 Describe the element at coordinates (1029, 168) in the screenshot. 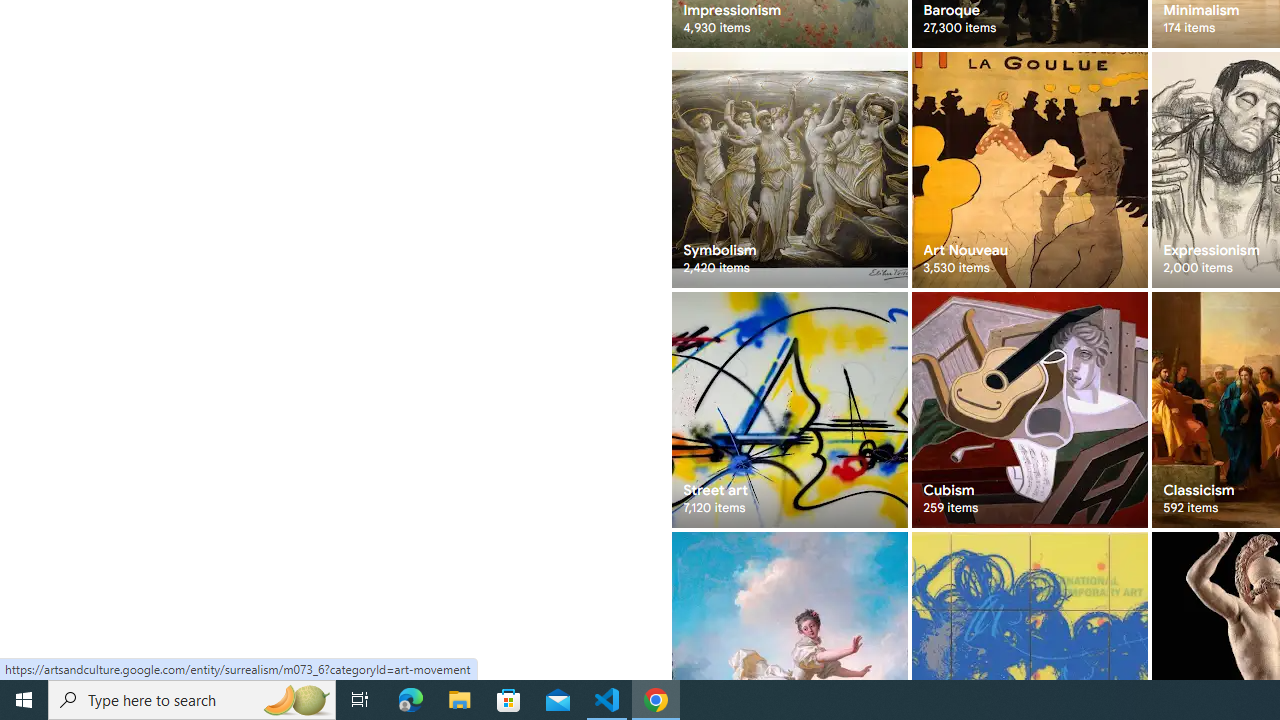

I see `'Art Nouveau 3,530 items'` at that location.